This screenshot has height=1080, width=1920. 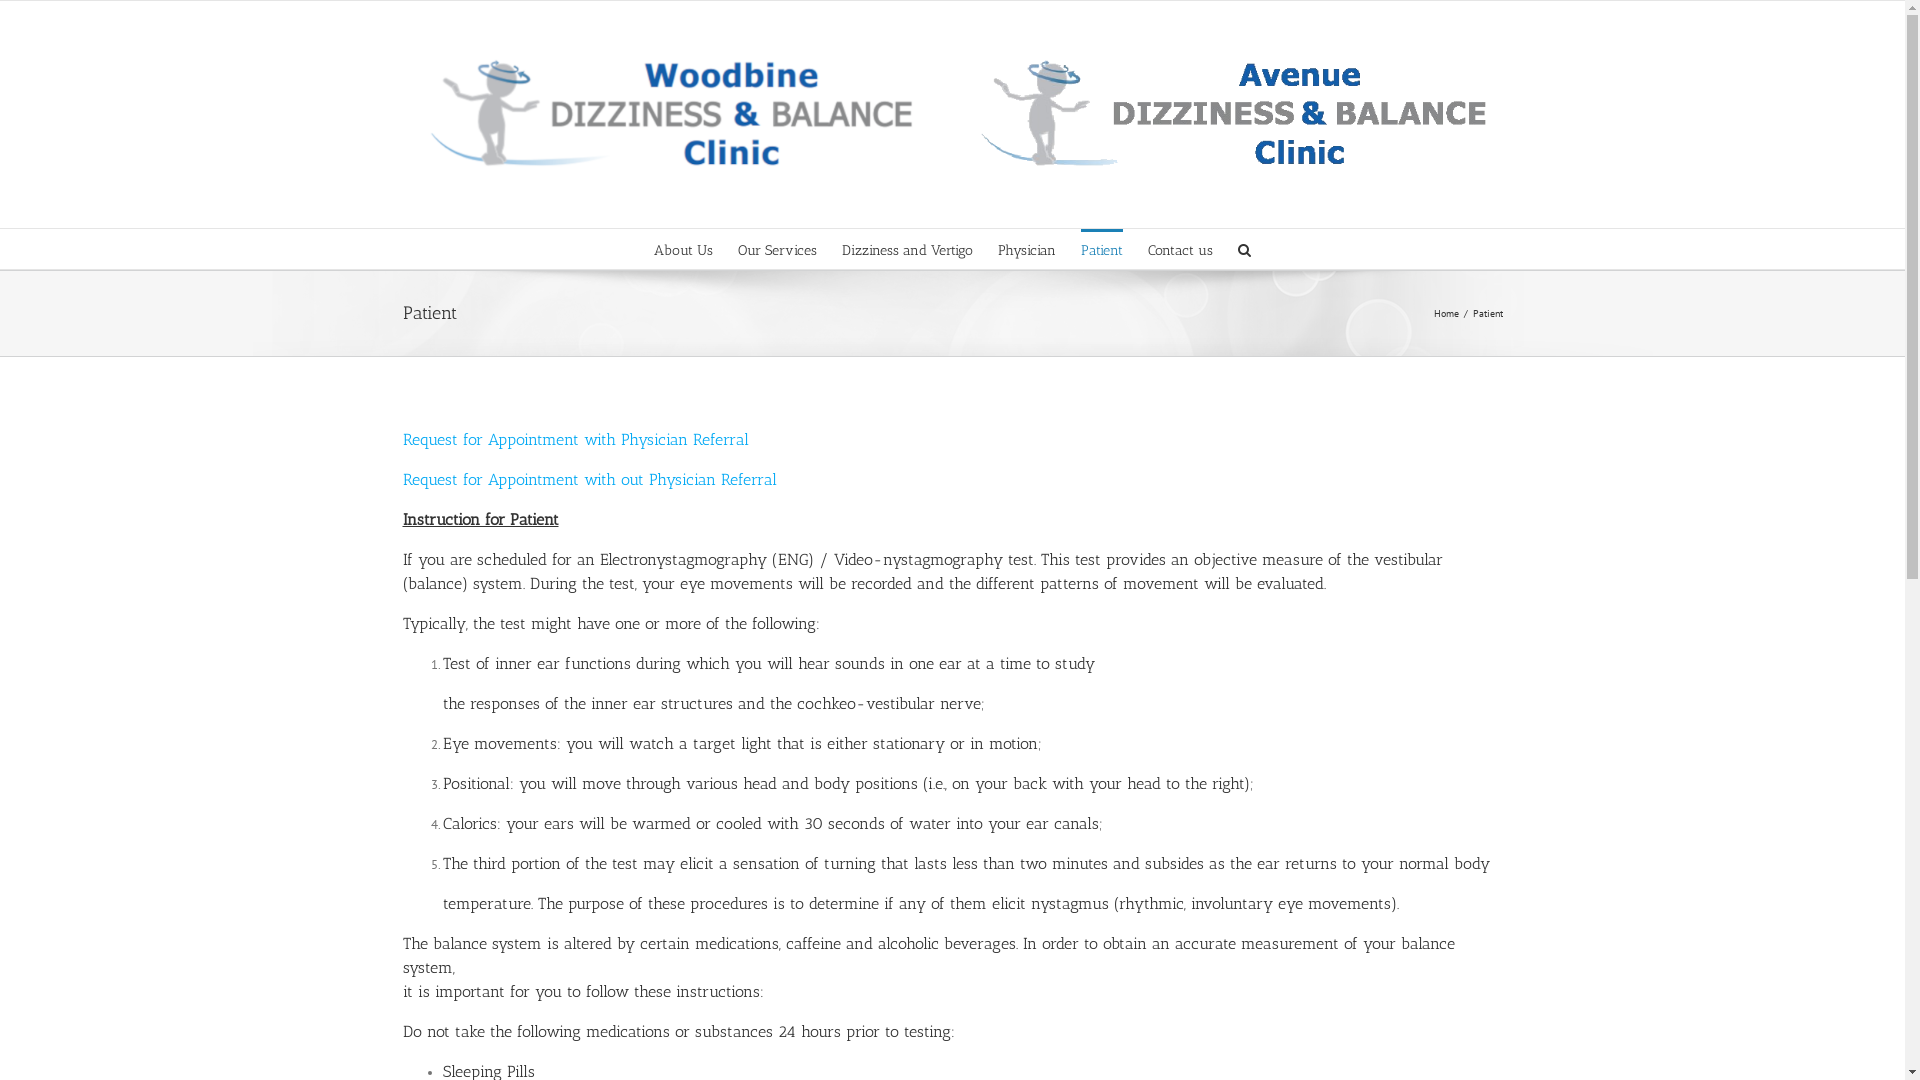 What do you see at coordinates (906, 248) in the screenshot?
I see `'Dizziness and Vertigo'` at bounding box center [906, 248].